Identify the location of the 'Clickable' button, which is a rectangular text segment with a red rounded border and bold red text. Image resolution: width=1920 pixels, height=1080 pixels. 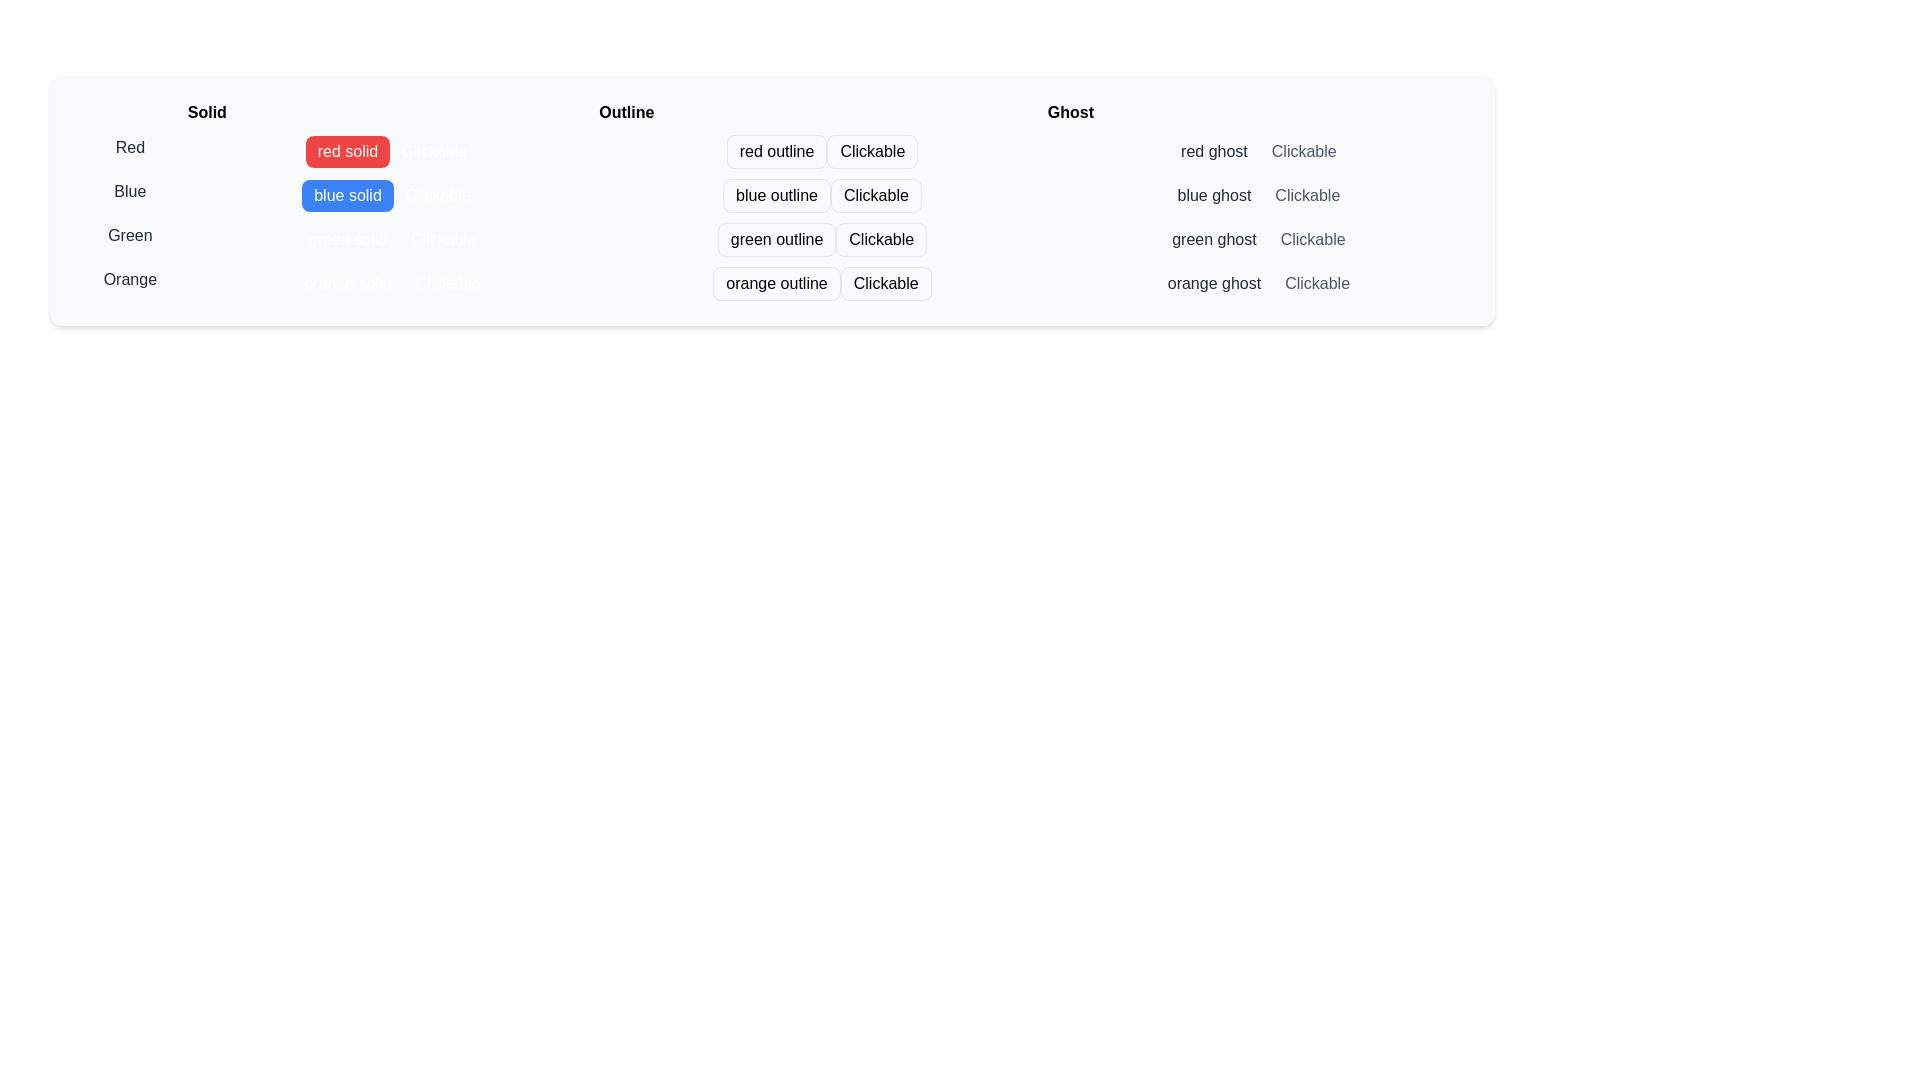
(872, 150).